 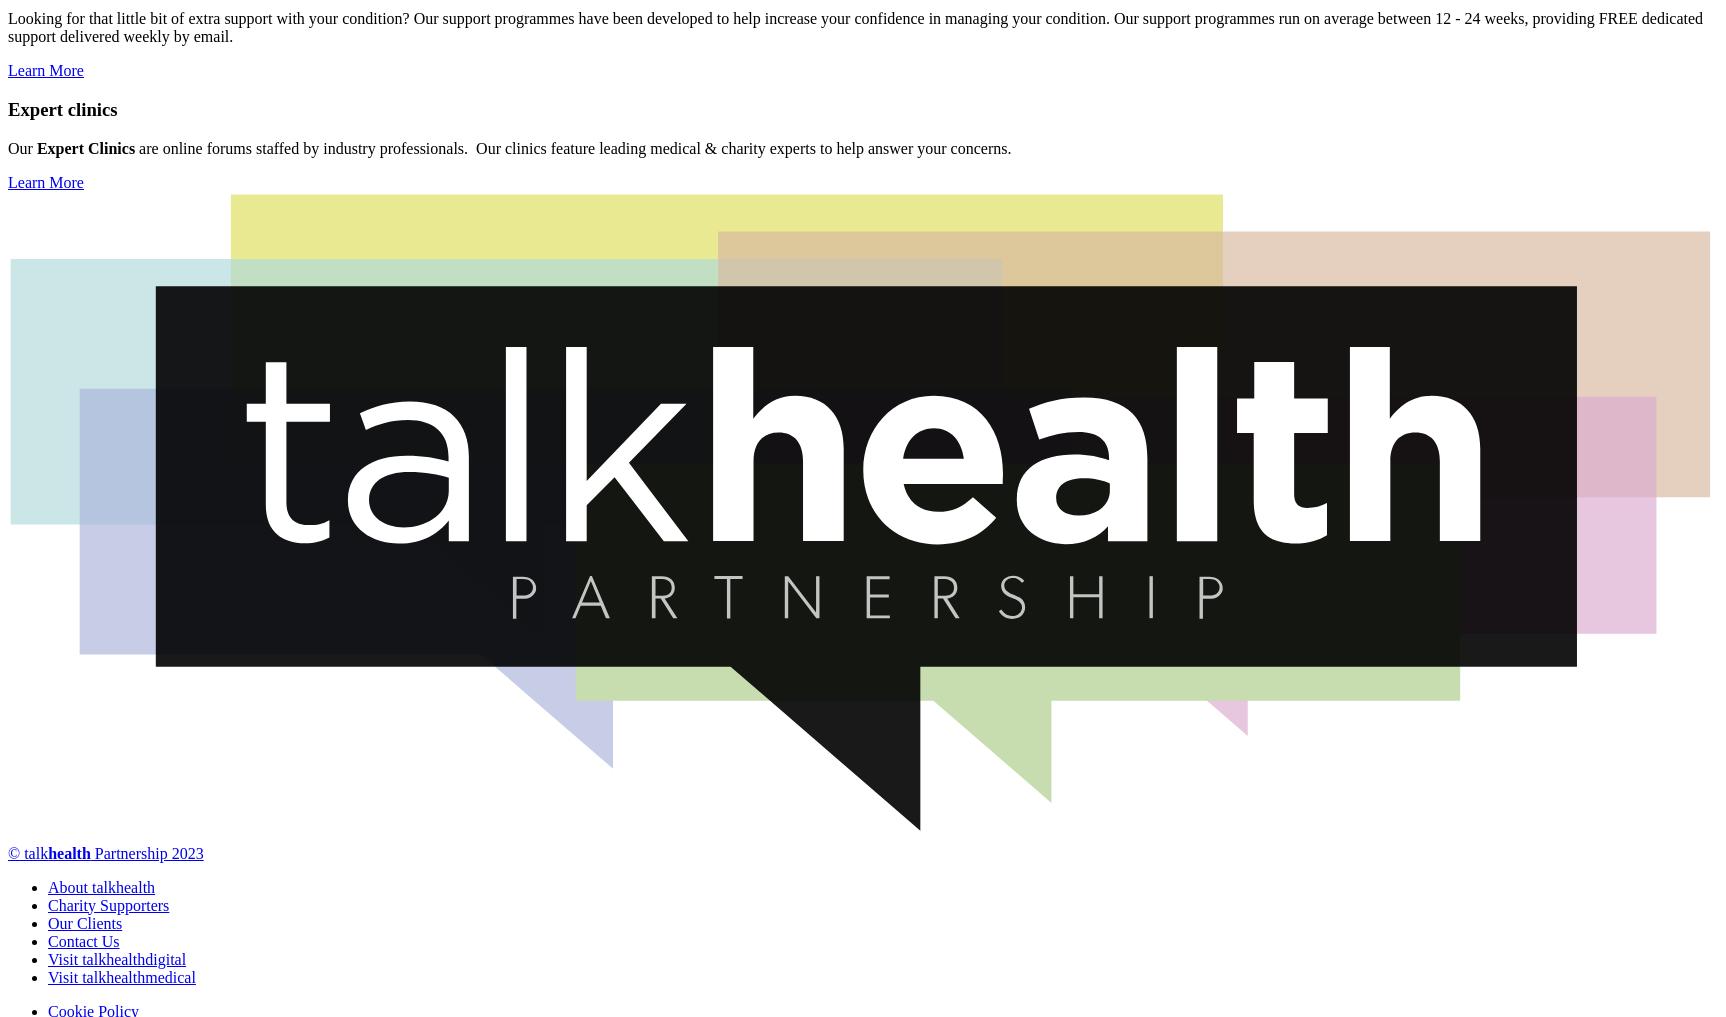 What do you see at coordinates (47, 939) in the screenshot?
I see `'Contact Us'` at bounding box center [47, 939].